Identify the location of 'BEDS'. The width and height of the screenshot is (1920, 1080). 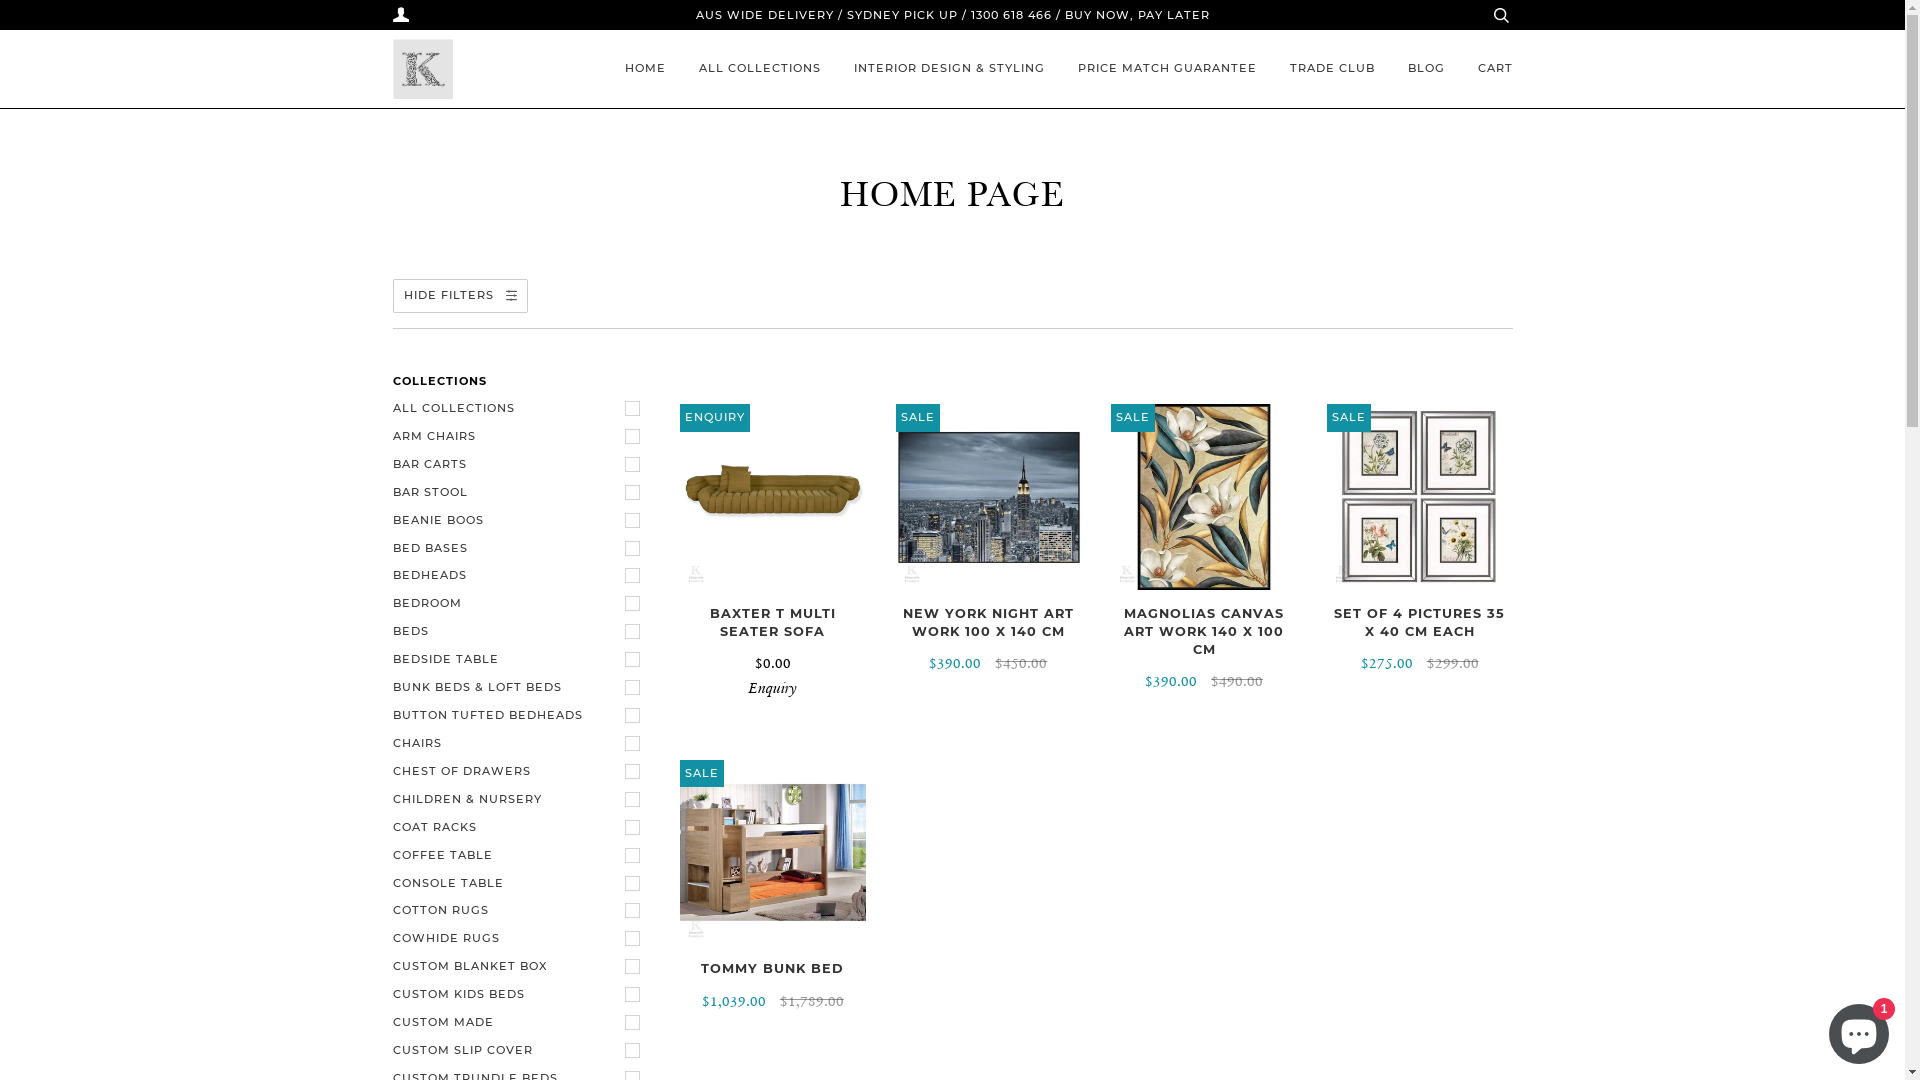
(392, 632).